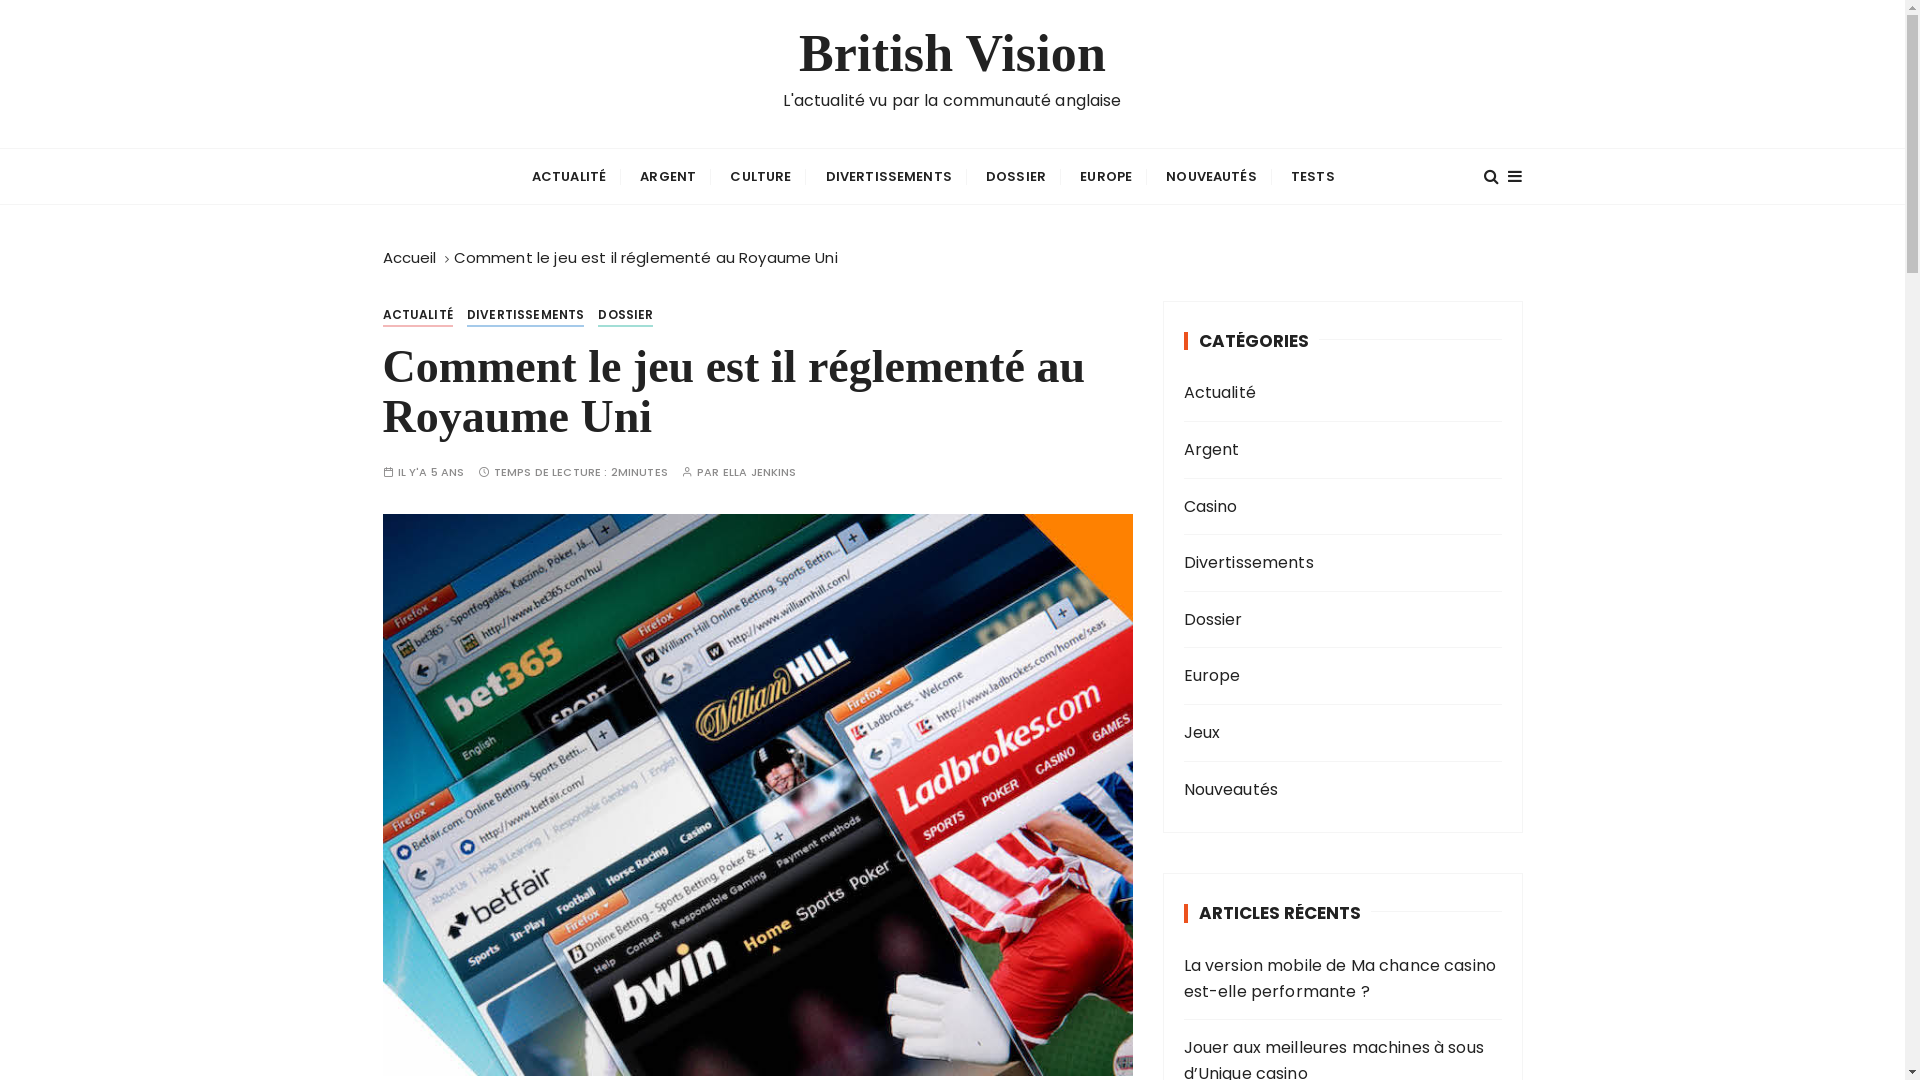  What do you see at coordinates (624, 315) in the screenshot?
I see `'DOSSIER'` at bounding box center [624, 315].